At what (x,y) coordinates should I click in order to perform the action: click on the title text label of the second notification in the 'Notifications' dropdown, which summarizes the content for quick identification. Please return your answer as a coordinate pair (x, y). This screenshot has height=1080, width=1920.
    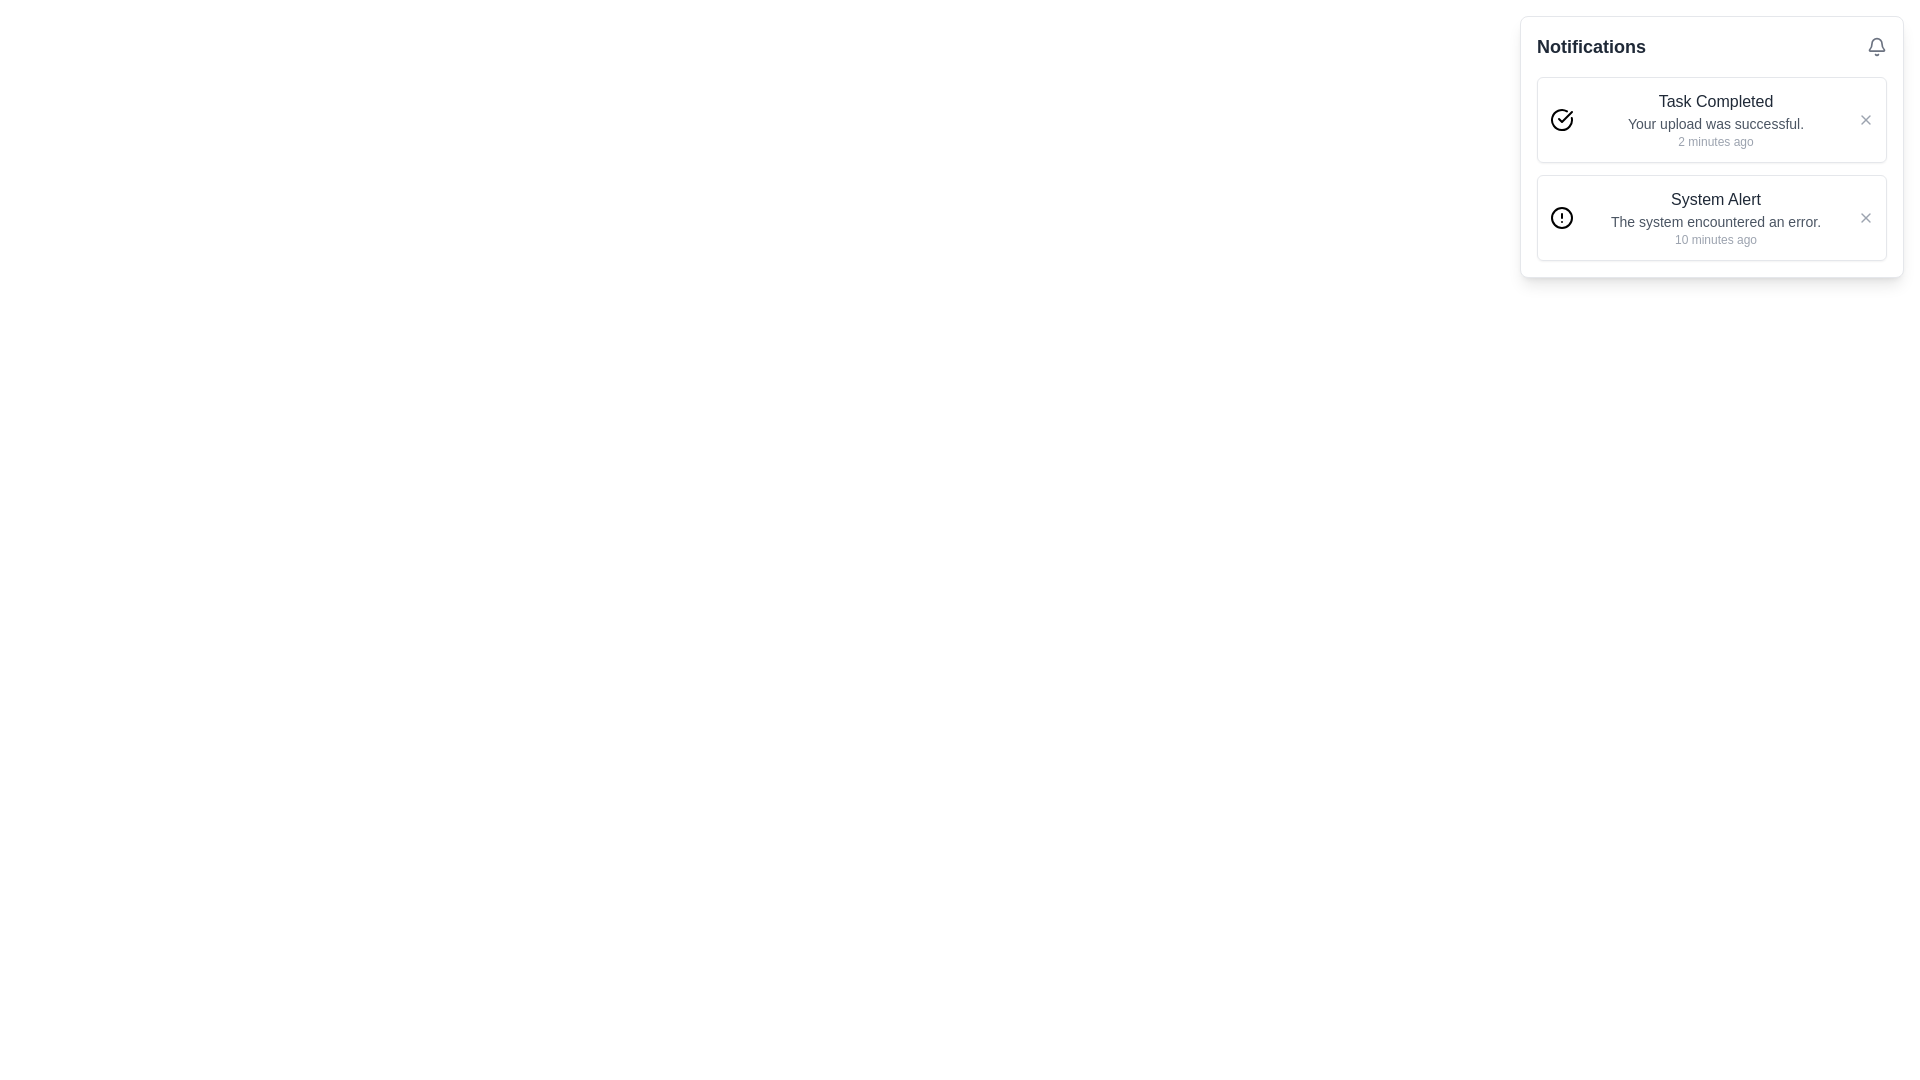
    Looking at the image, I should click on (1715, 200).